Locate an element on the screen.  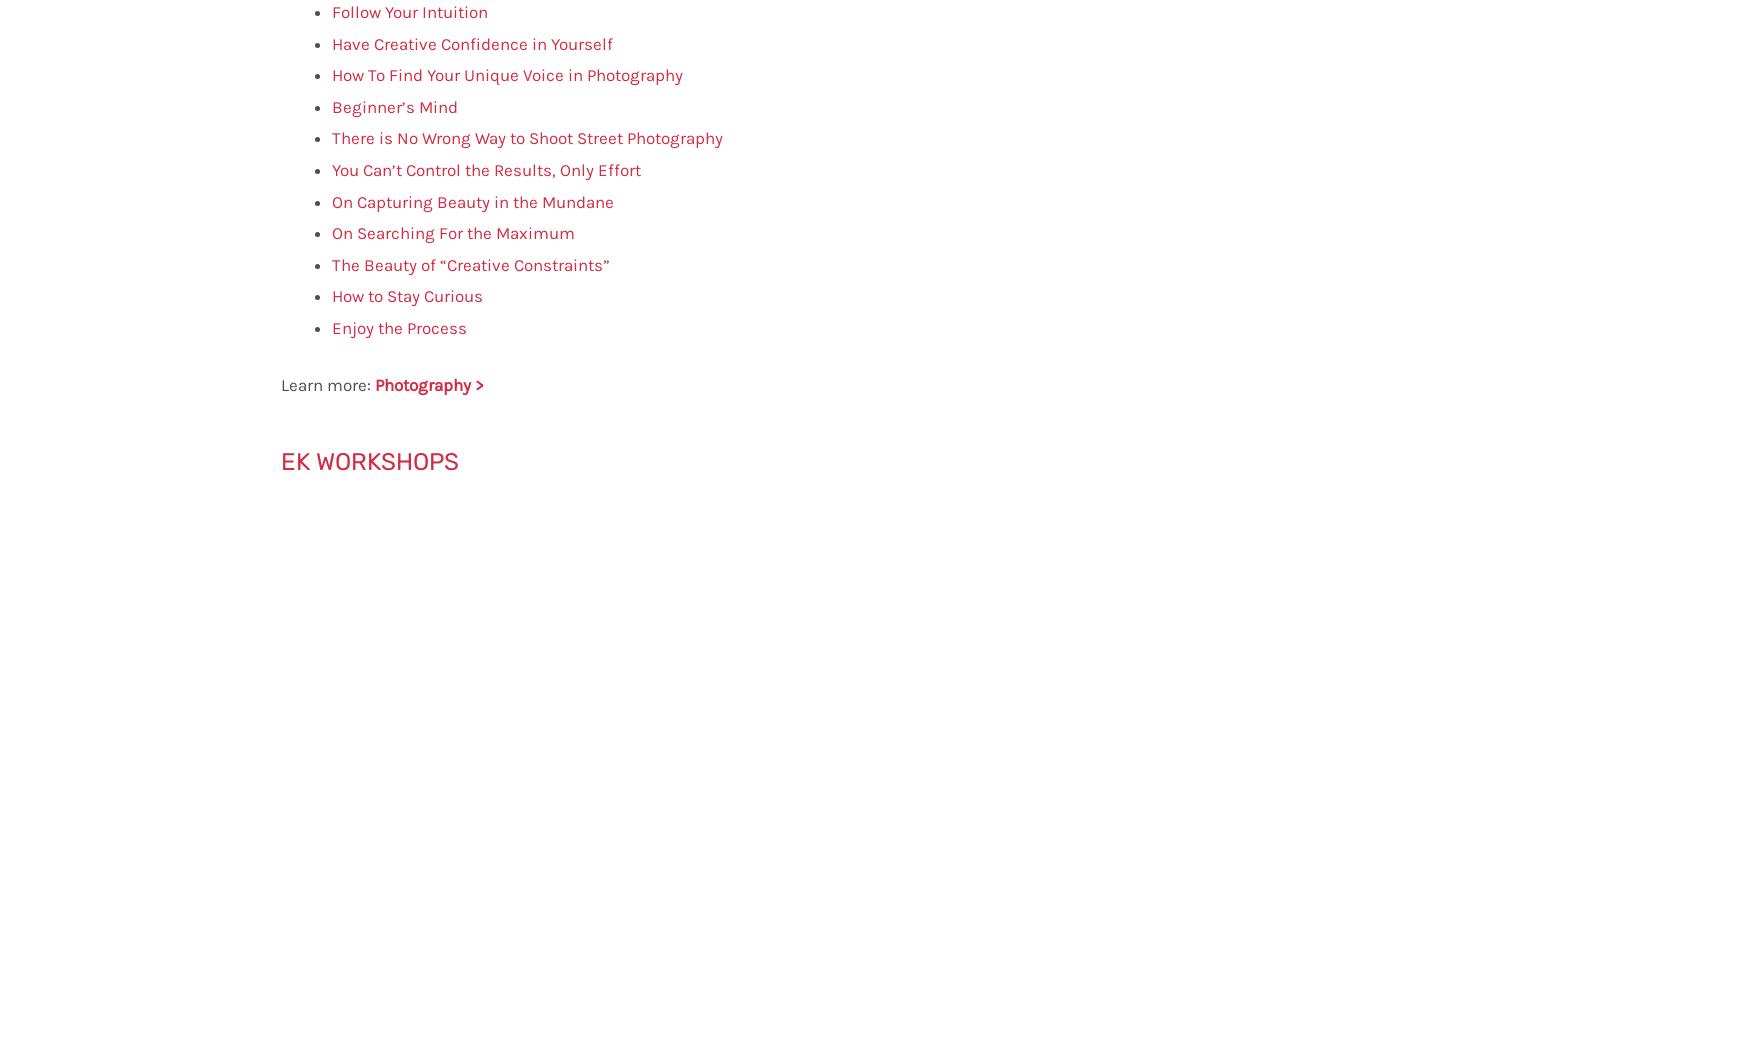
'Learn more:' is located at coordinates (328, 383).